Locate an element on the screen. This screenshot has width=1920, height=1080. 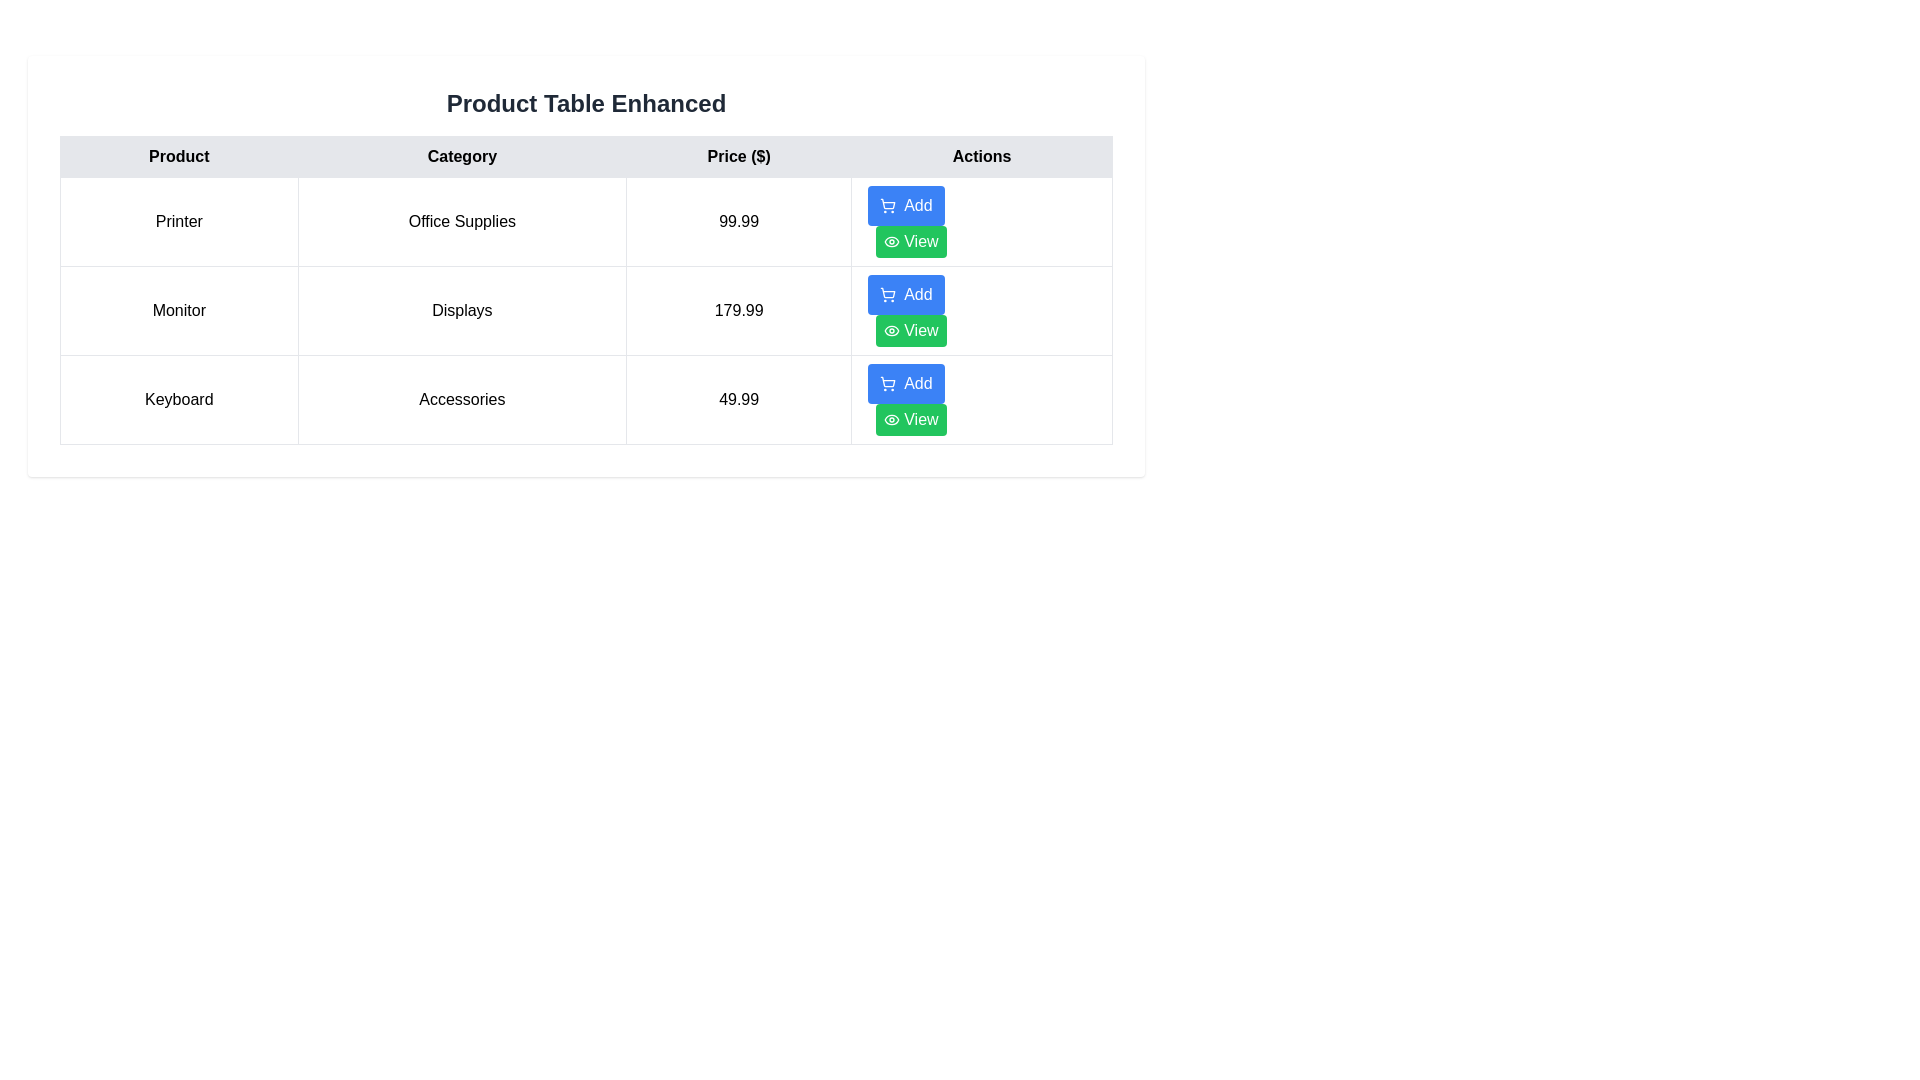
the 'Add' button in the 'Actions' column for the product 'Keyboard' is located at coordinates (905, 384).